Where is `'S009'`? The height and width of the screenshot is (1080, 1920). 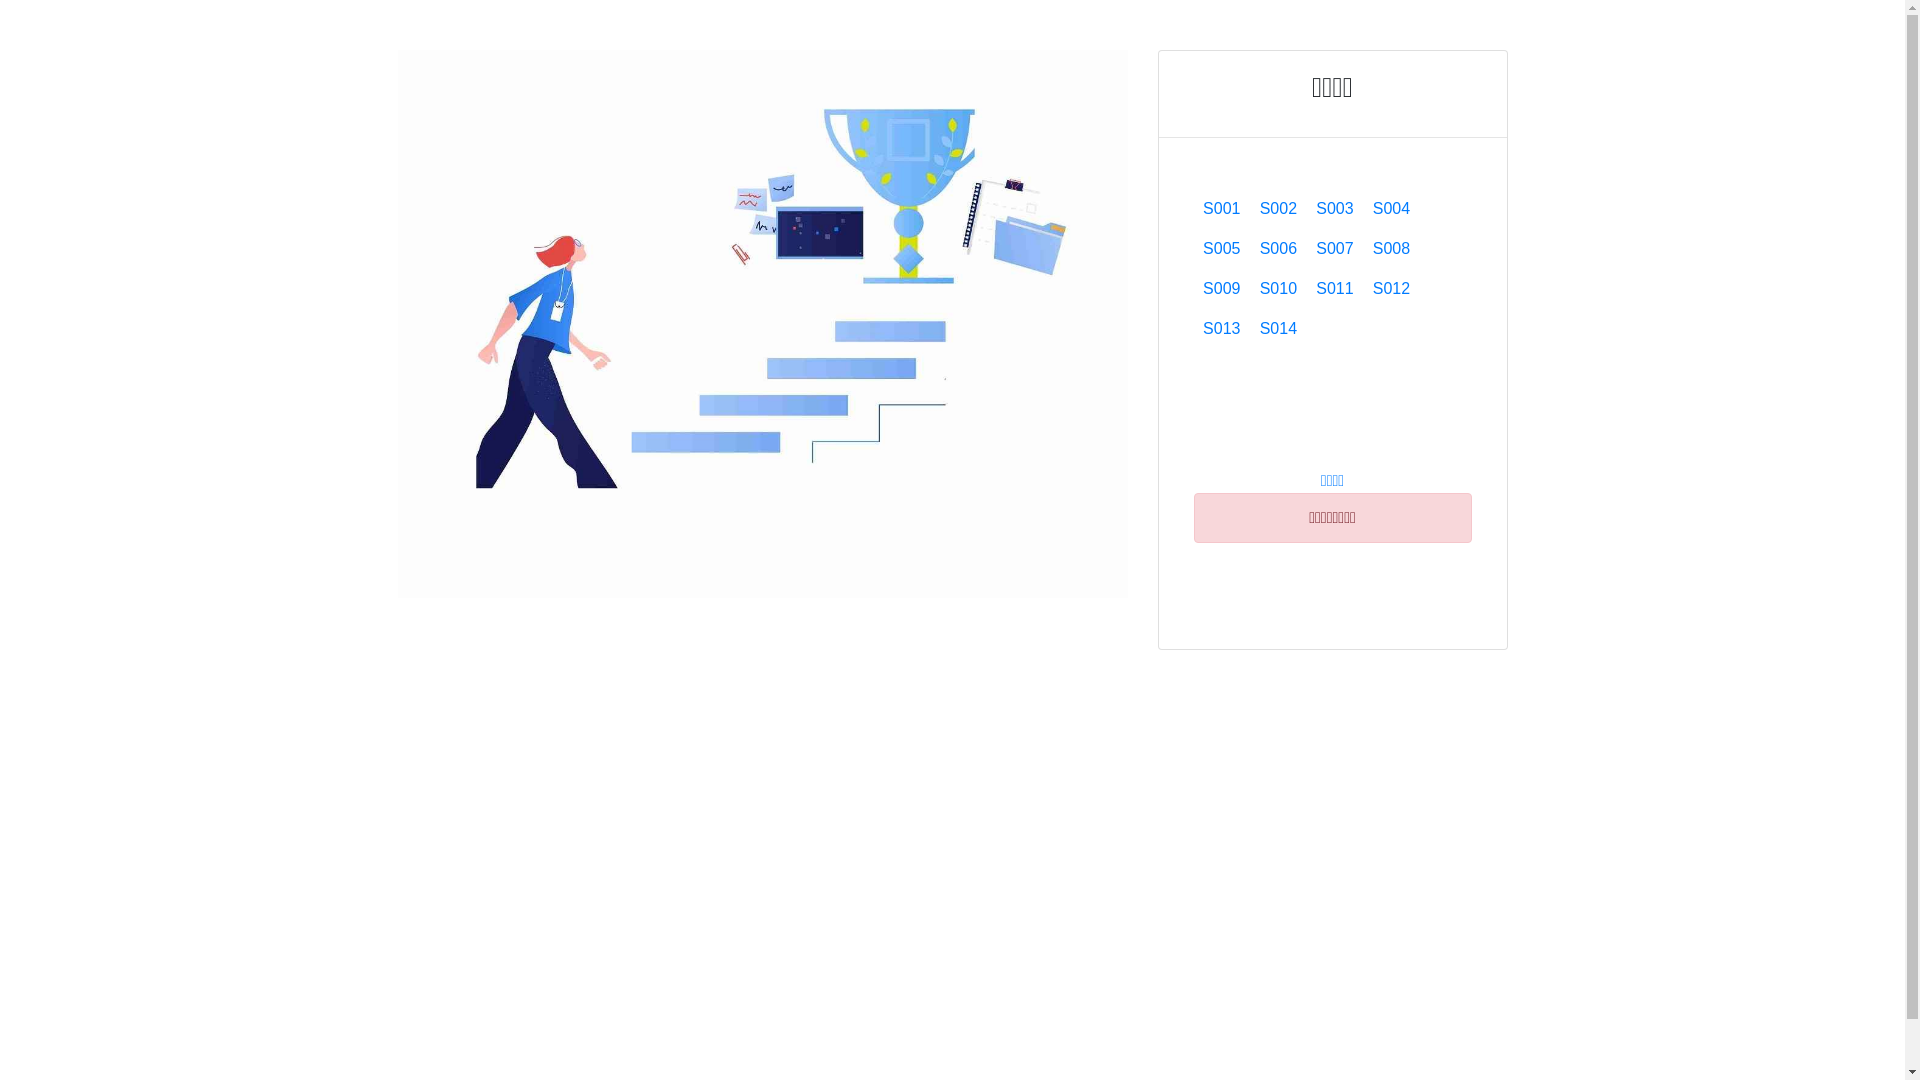 'S009' is located at coordinates (1221, 289).